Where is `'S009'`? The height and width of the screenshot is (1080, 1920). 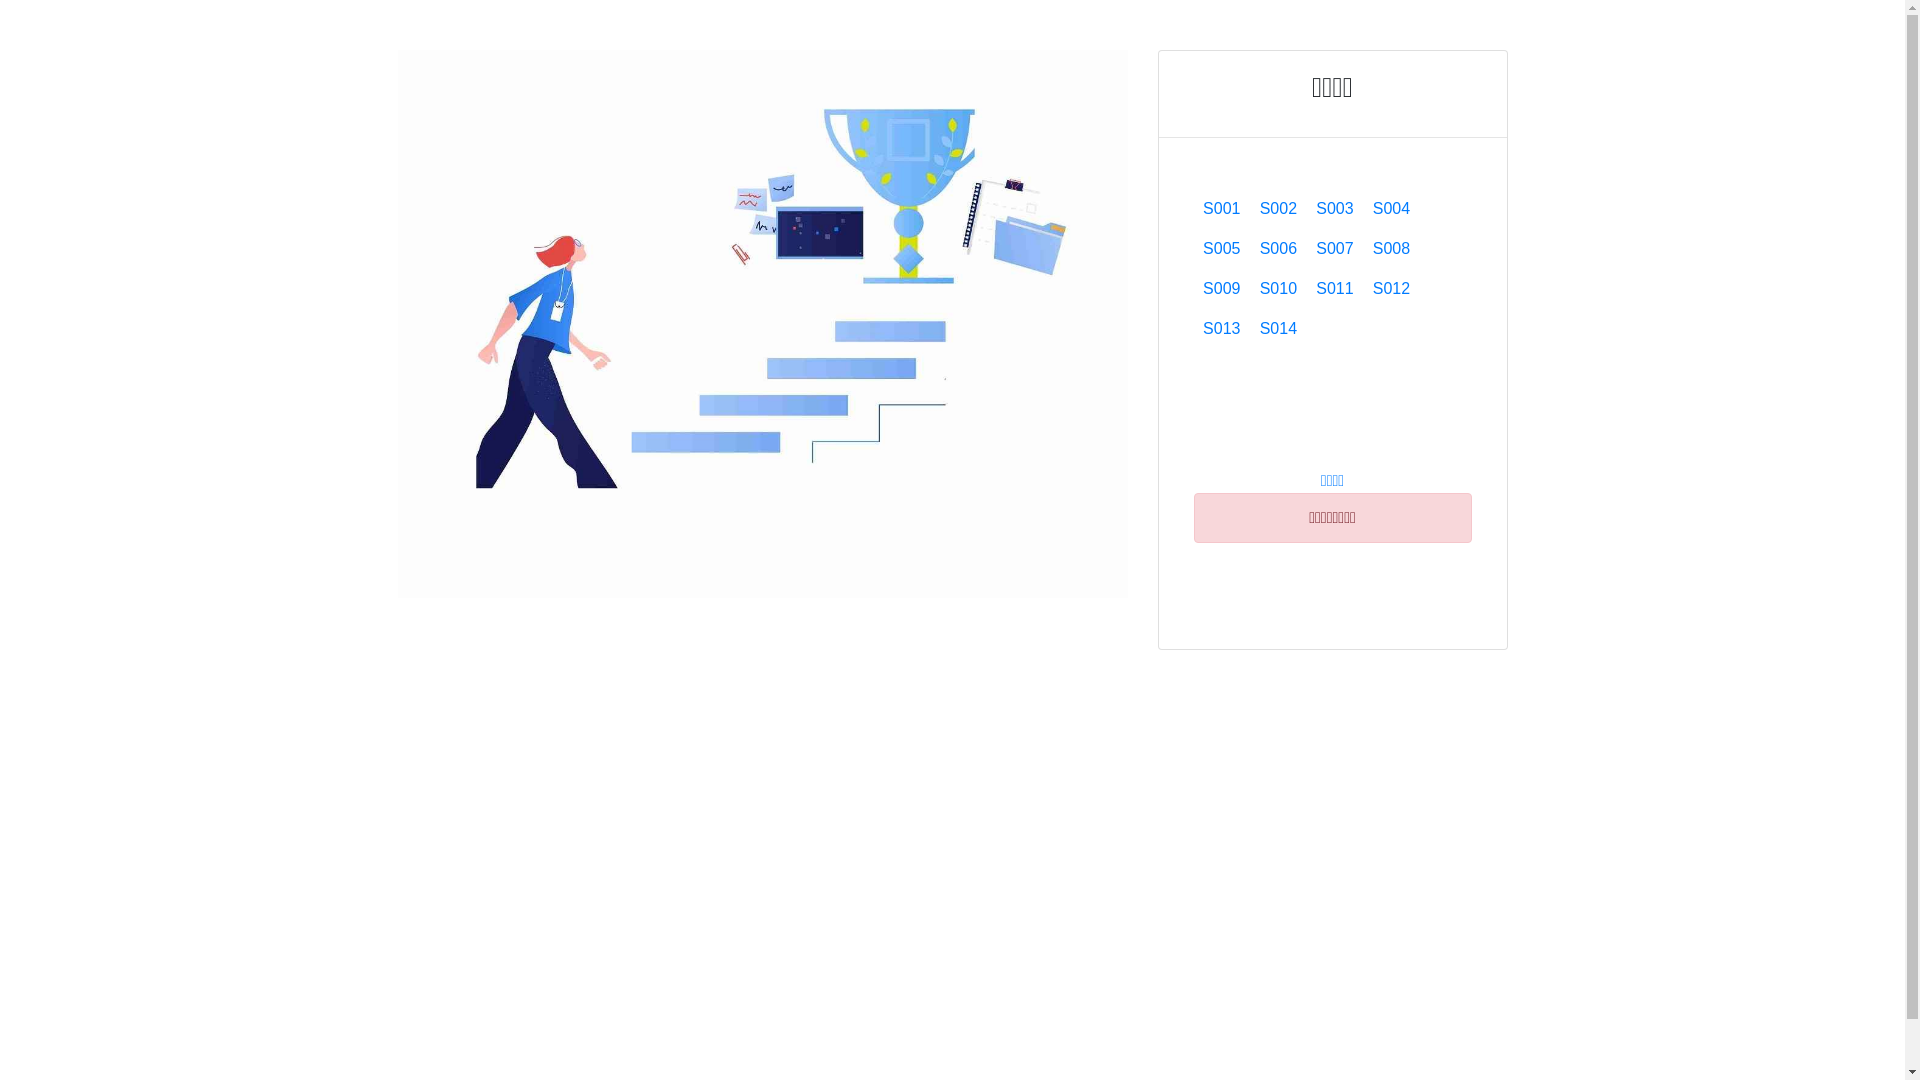 'S009' is located at coordinates (1221, 289).